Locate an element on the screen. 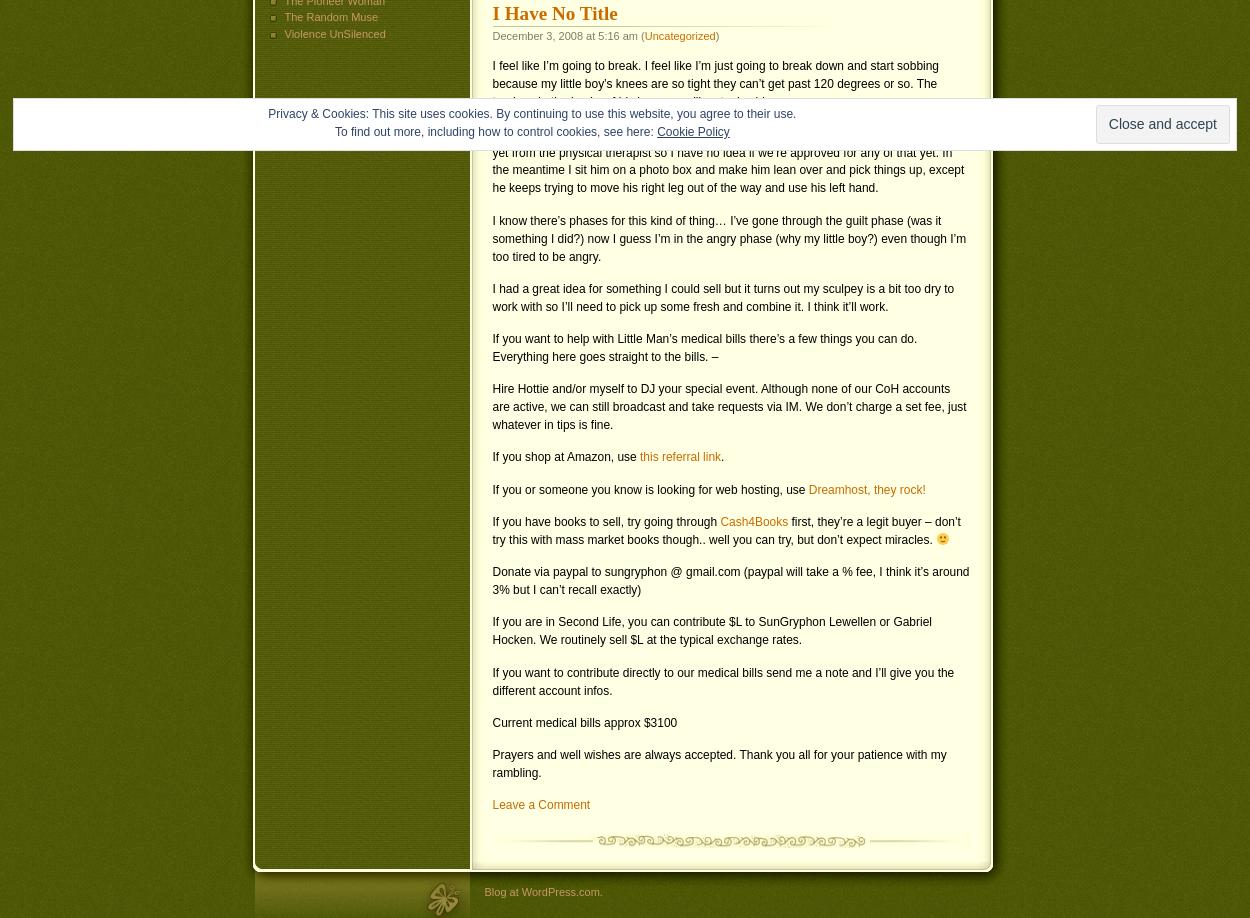 Image resolution: width=1250 pixels, height=918 pixels. 'To find out more, including how to control cookies, see here:' is located at coordinates (494, 131).